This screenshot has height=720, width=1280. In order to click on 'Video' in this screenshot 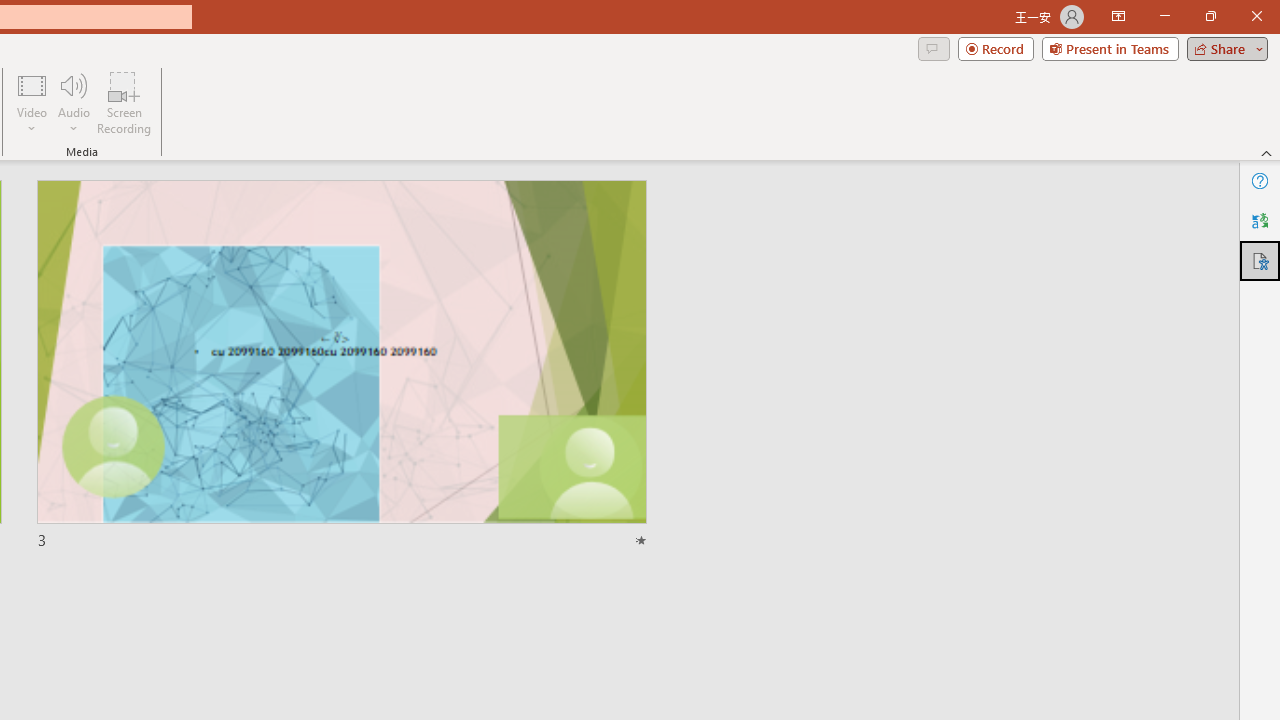, I will do `click(32, 103)`.